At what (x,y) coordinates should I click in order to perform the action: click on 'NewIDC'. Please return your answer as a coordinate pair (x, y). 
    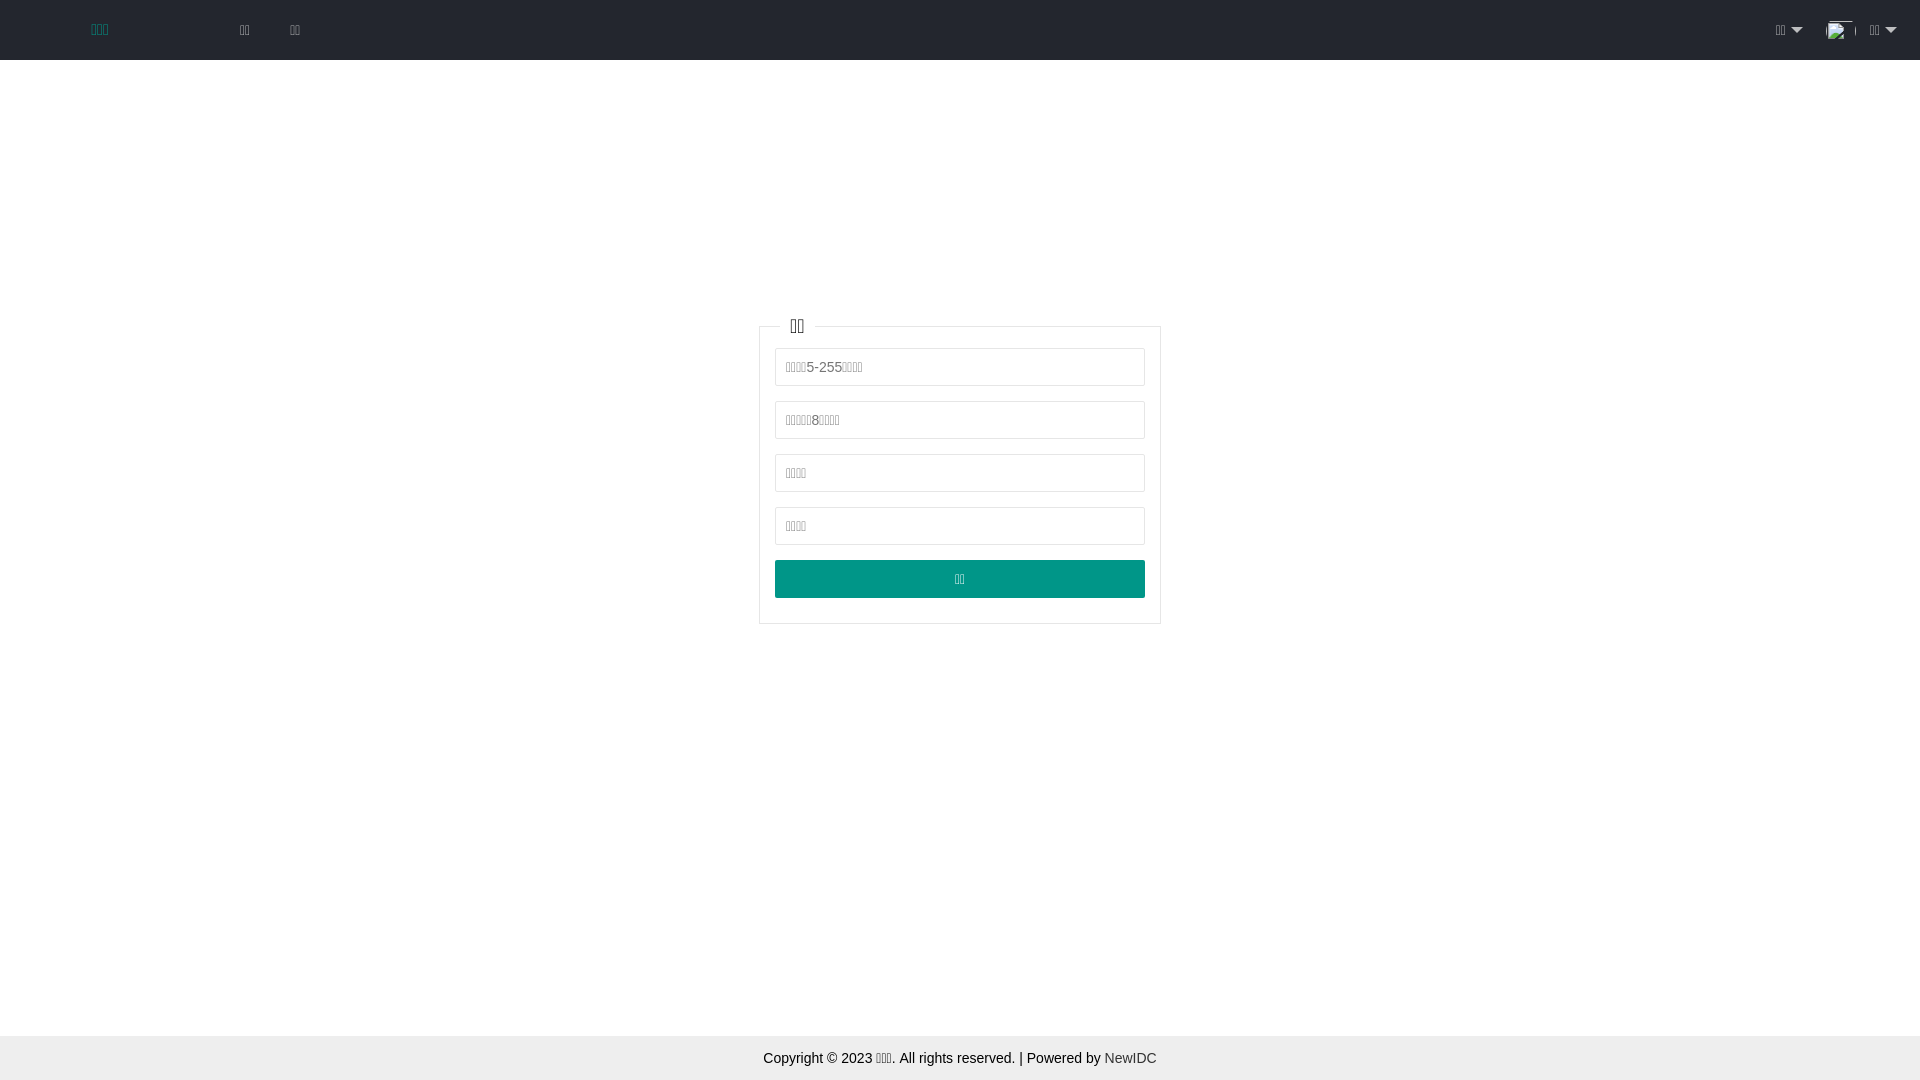
    Looking at the image, I should click on (1131, 1056).